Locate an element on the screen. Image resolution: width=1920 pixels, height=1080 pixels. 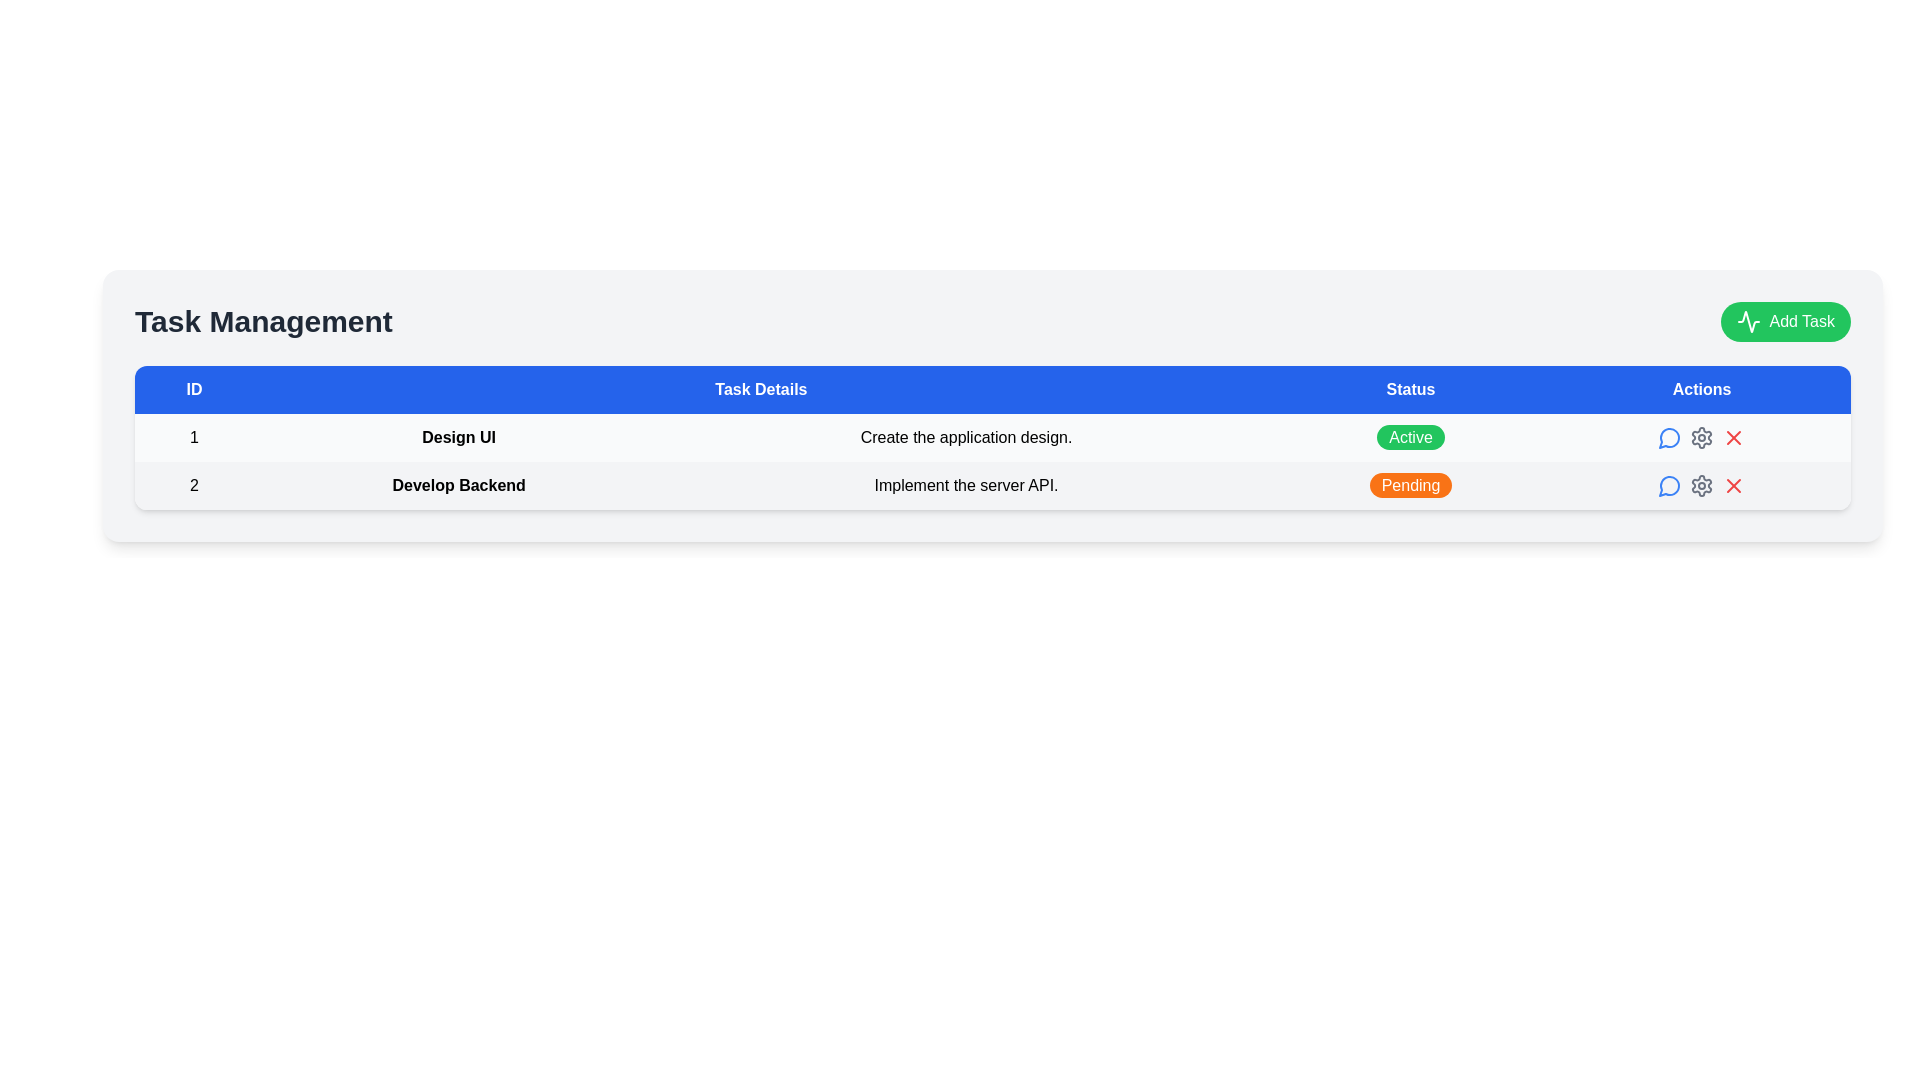
the 'X' icon in the Actions column of the second row of the task table is located at coordinates (1733, 486).